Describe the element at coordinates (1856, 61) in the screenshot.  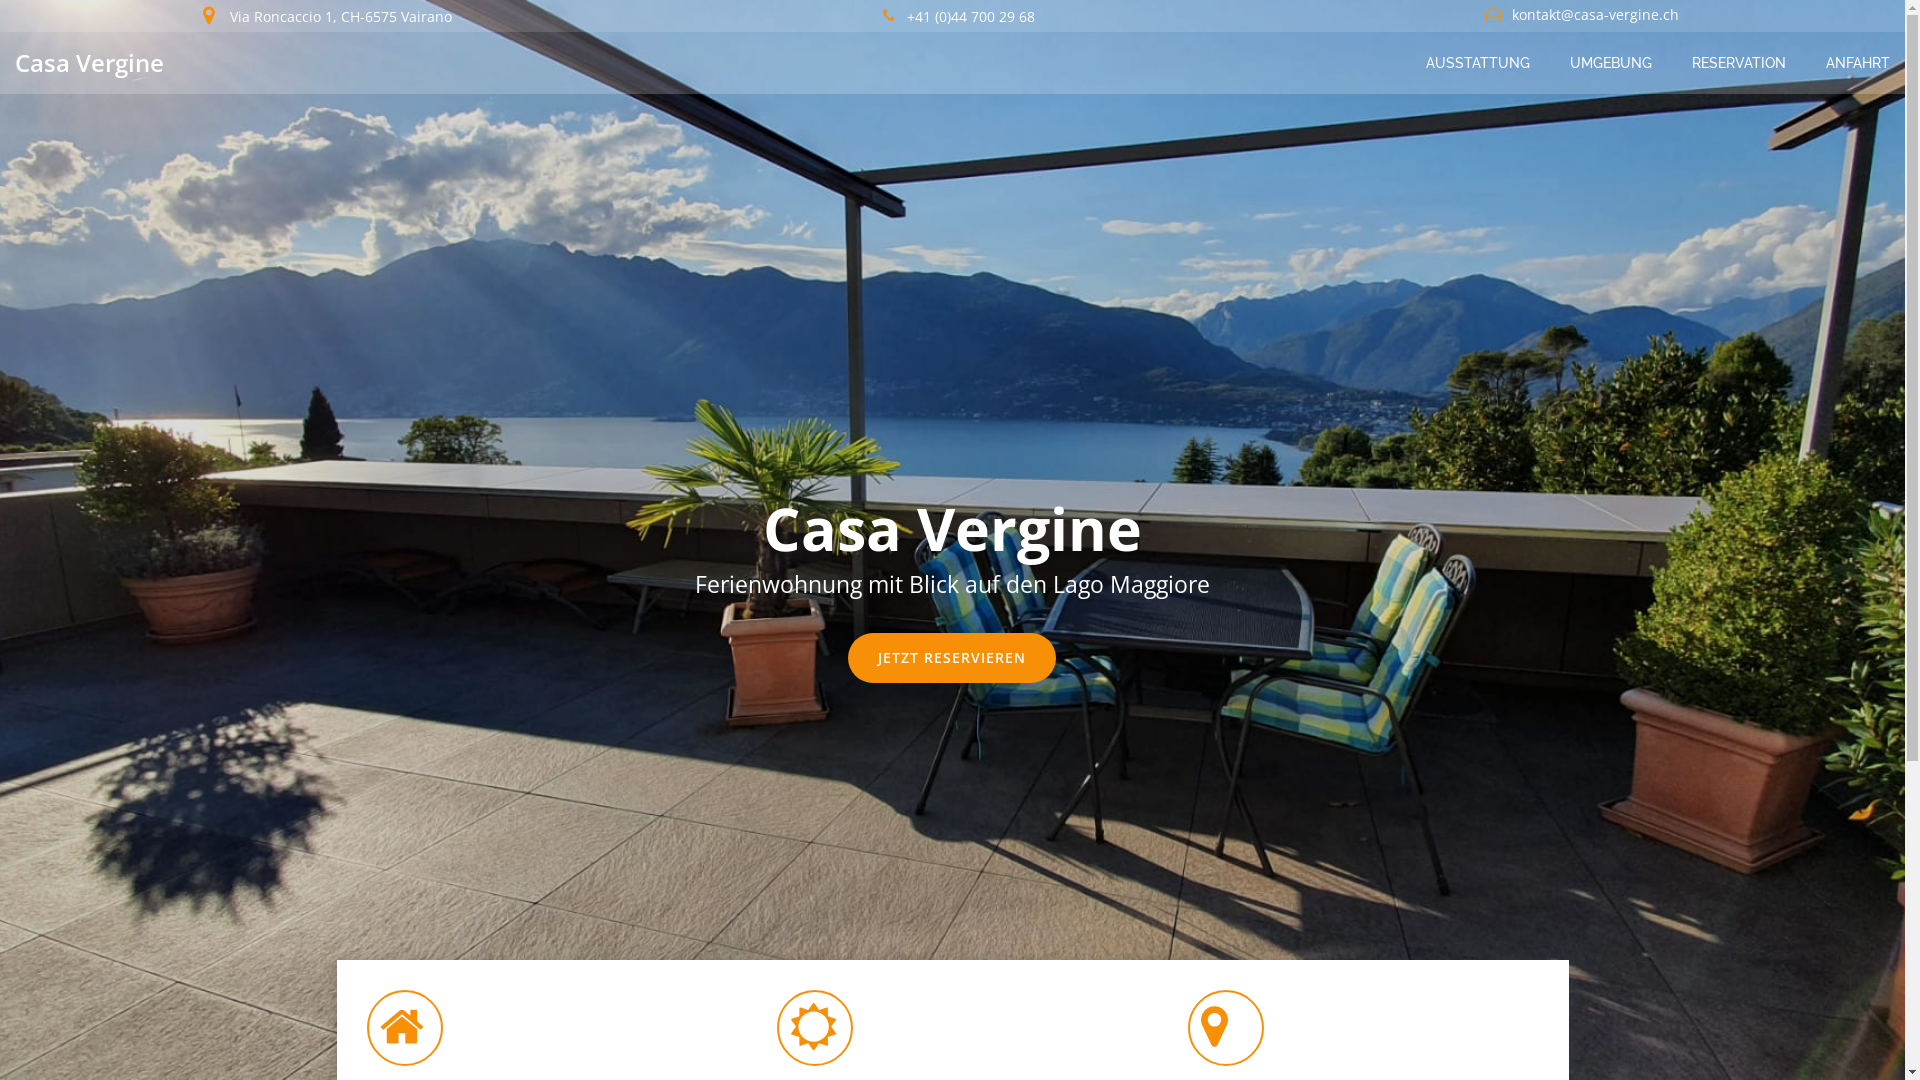
I see `'ANFAHRT'` at that location.